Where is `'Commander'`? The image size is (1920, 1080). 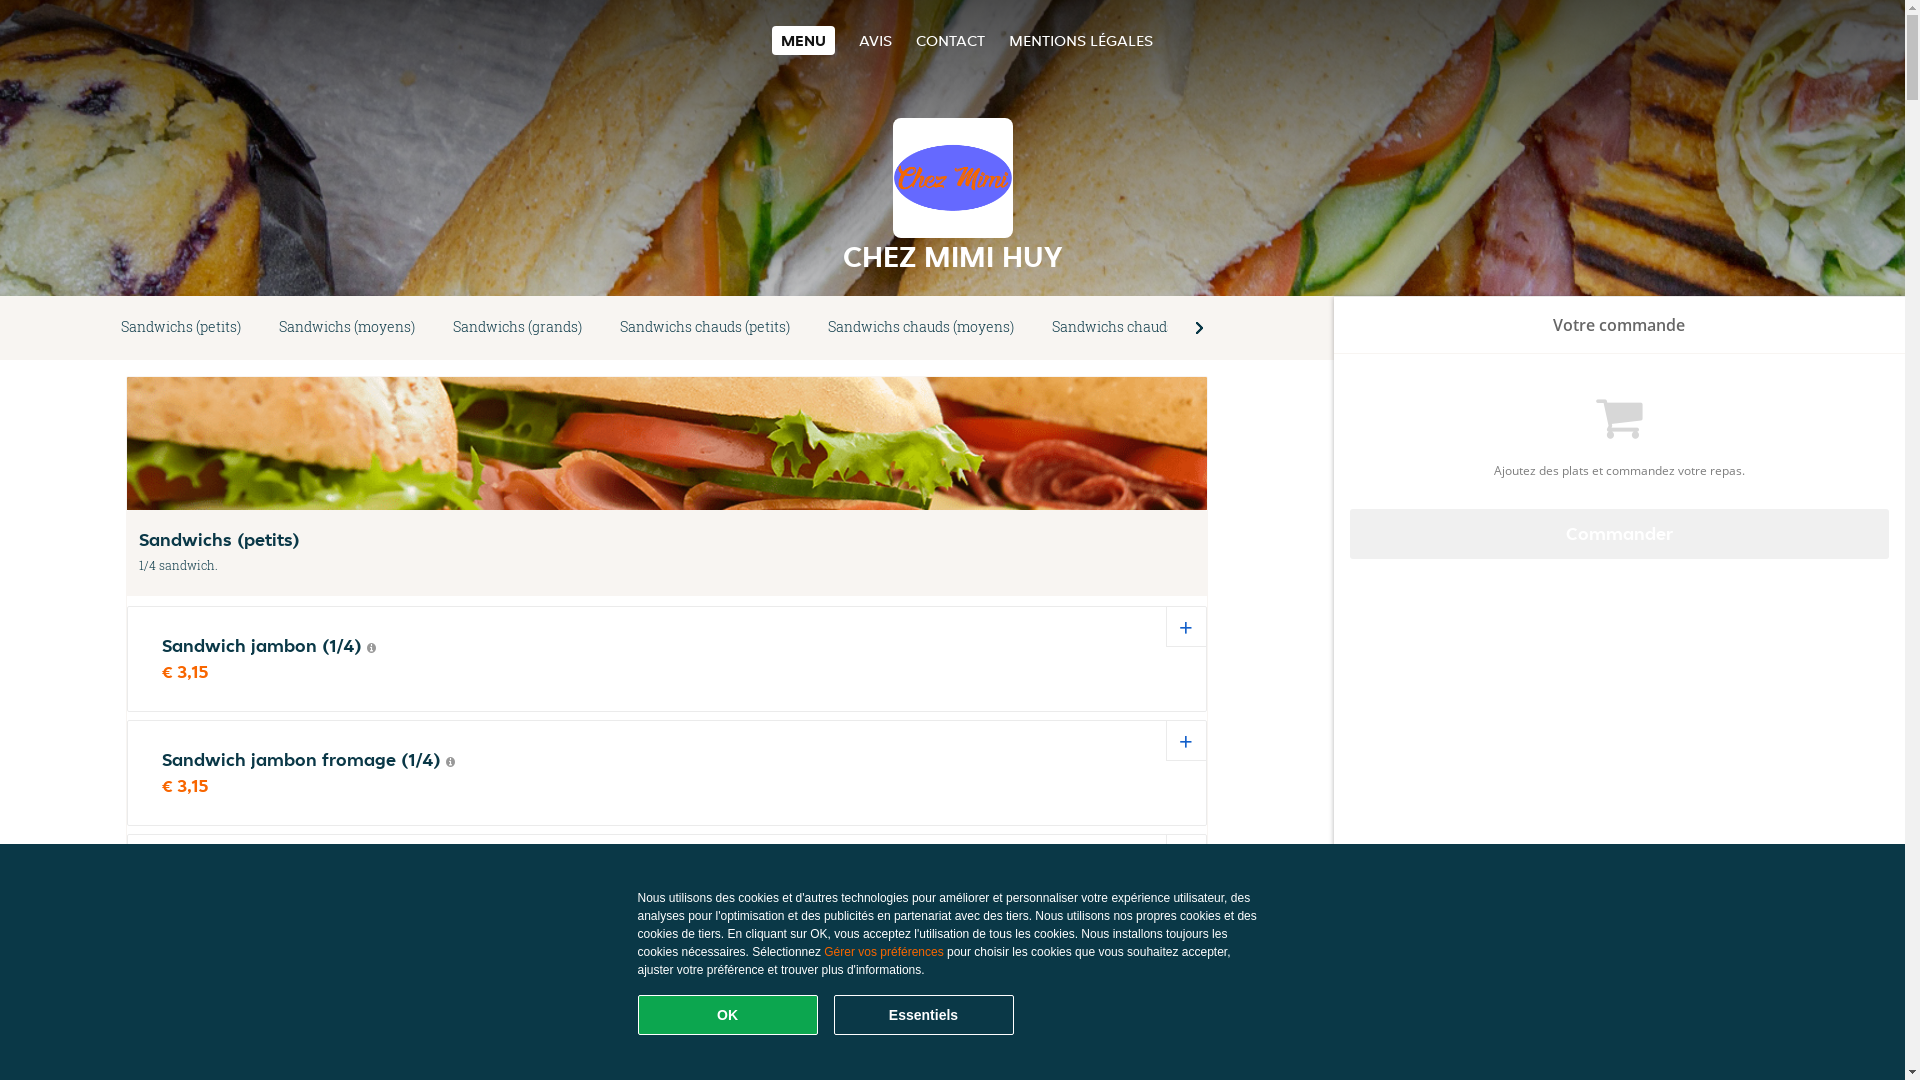
'Commander' is located at coordinates (1620, 532).